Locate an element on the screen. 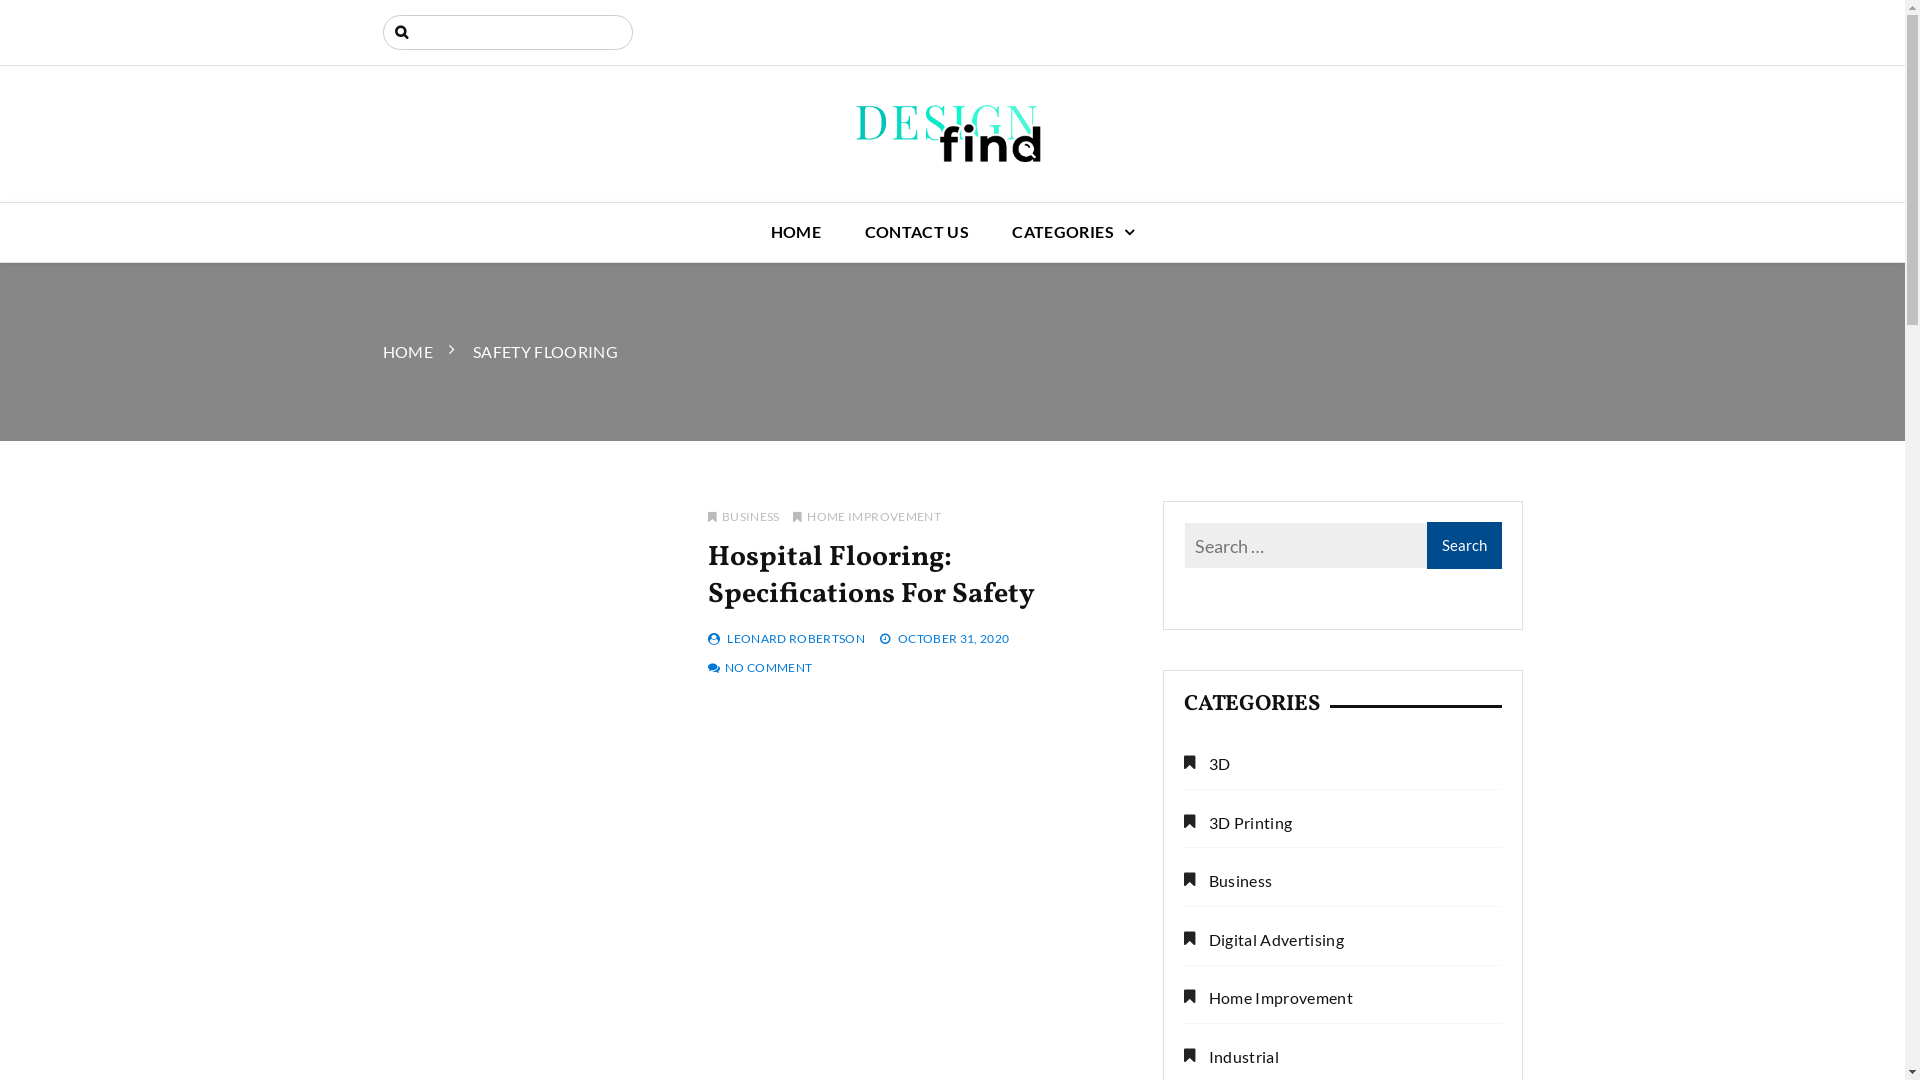  'OCTOBER 31, 2020' is located at coordinates (953, 638).